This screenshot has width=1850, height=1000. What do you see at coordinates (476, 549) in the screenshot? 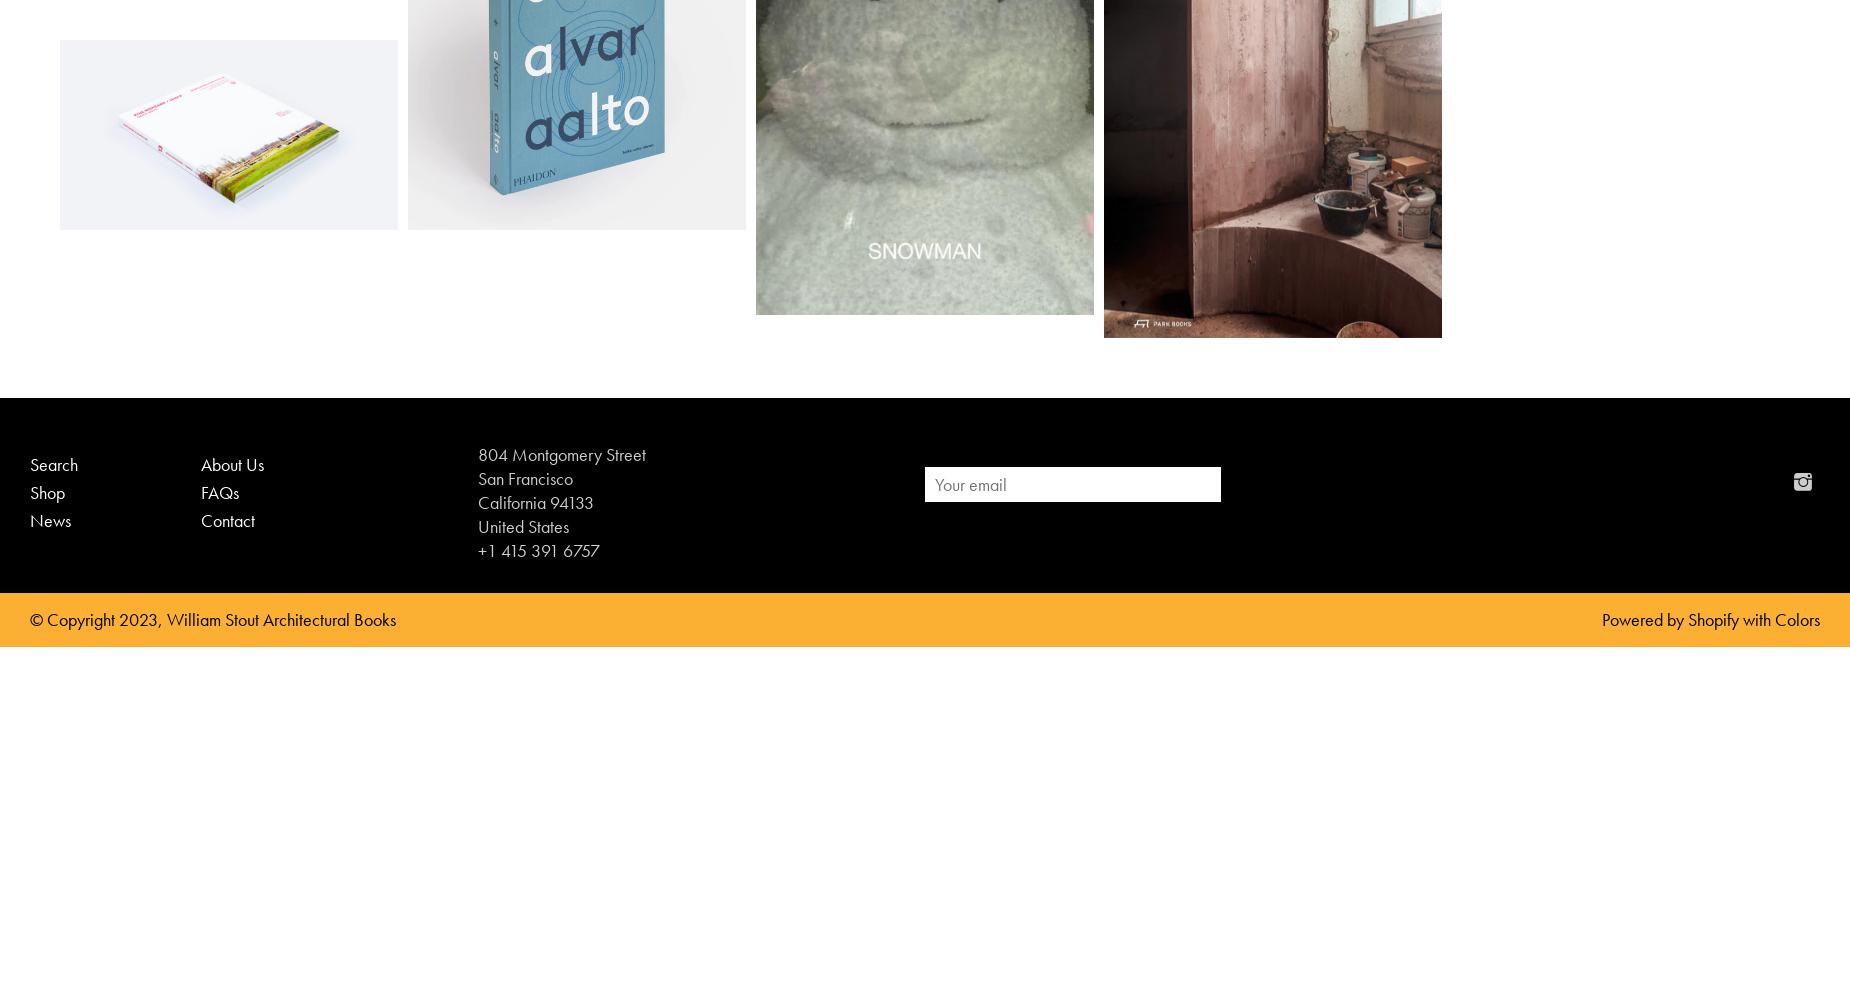
I see `'+1 415 391 6757'` at bounding box center [476, 549].